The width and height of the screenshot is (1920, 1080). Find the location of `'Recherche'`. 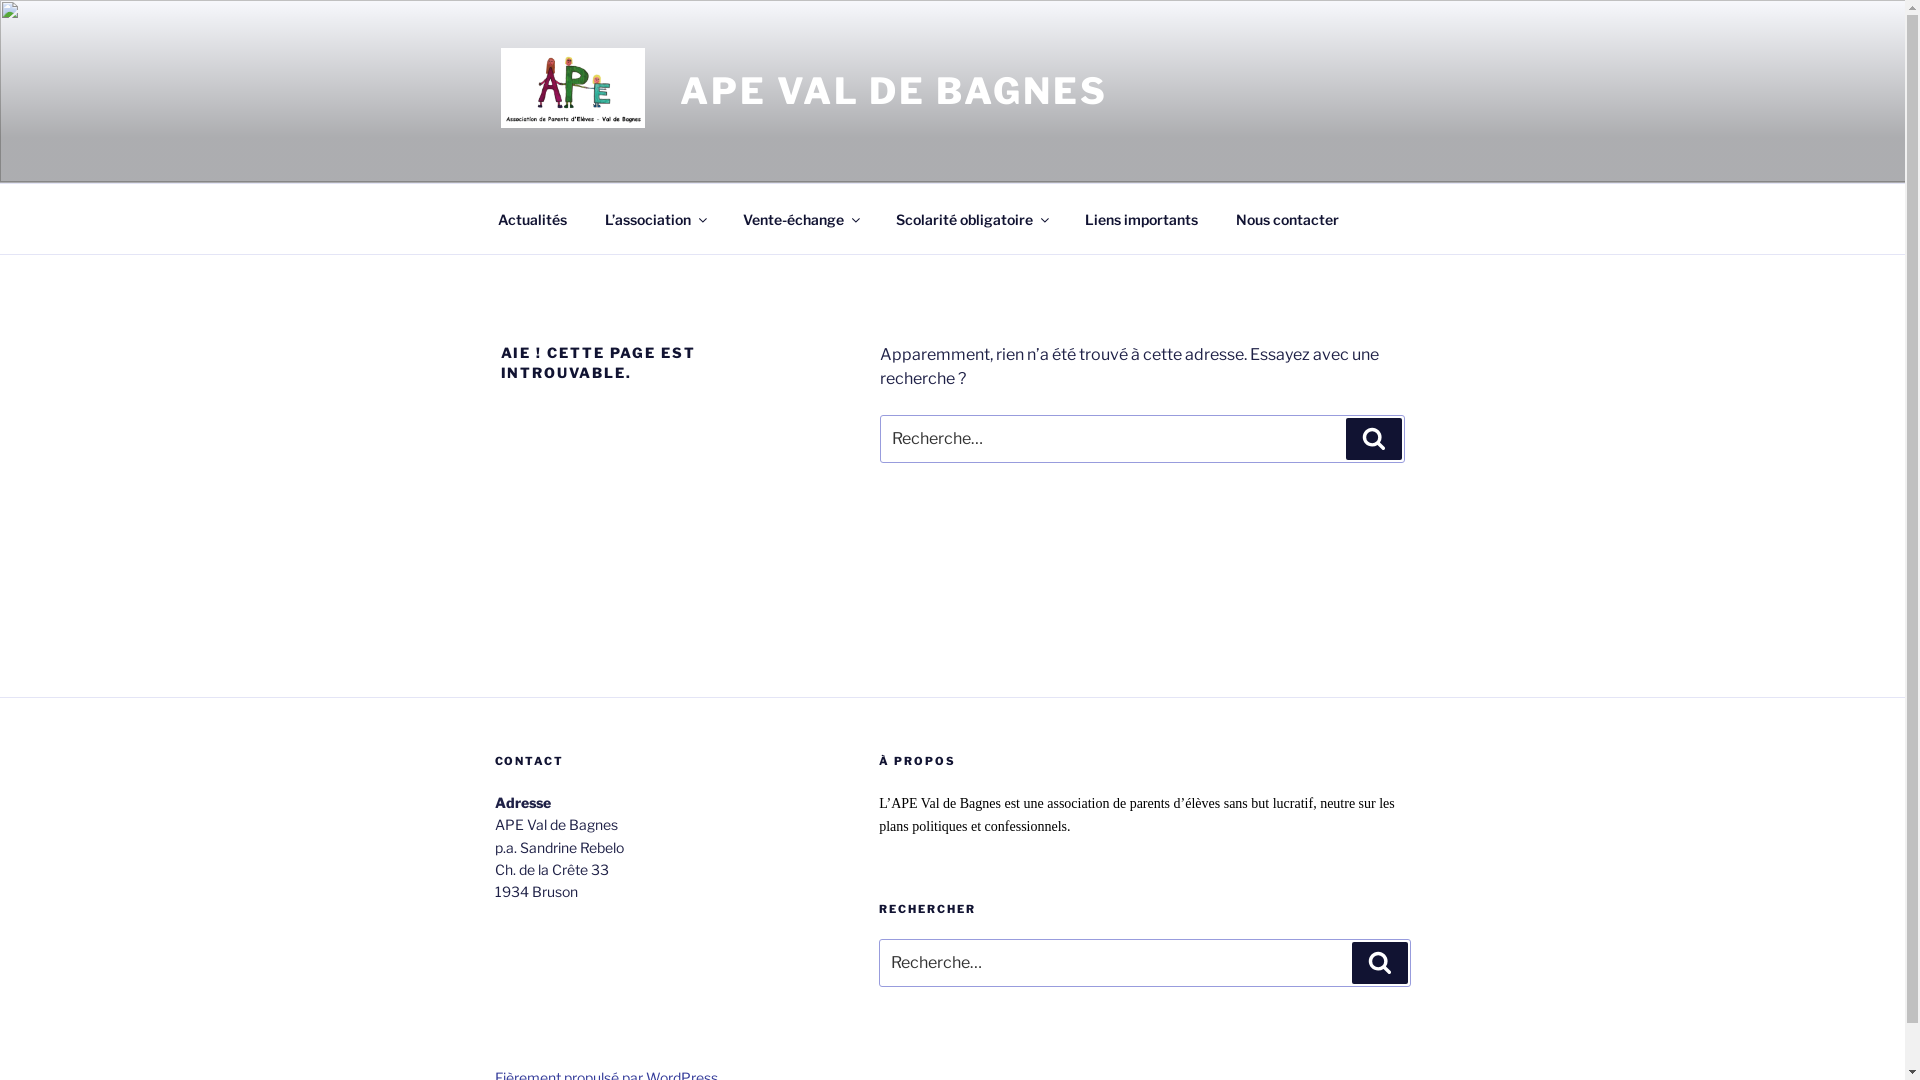

'Recherche' is located at coordinates (1379, 962).